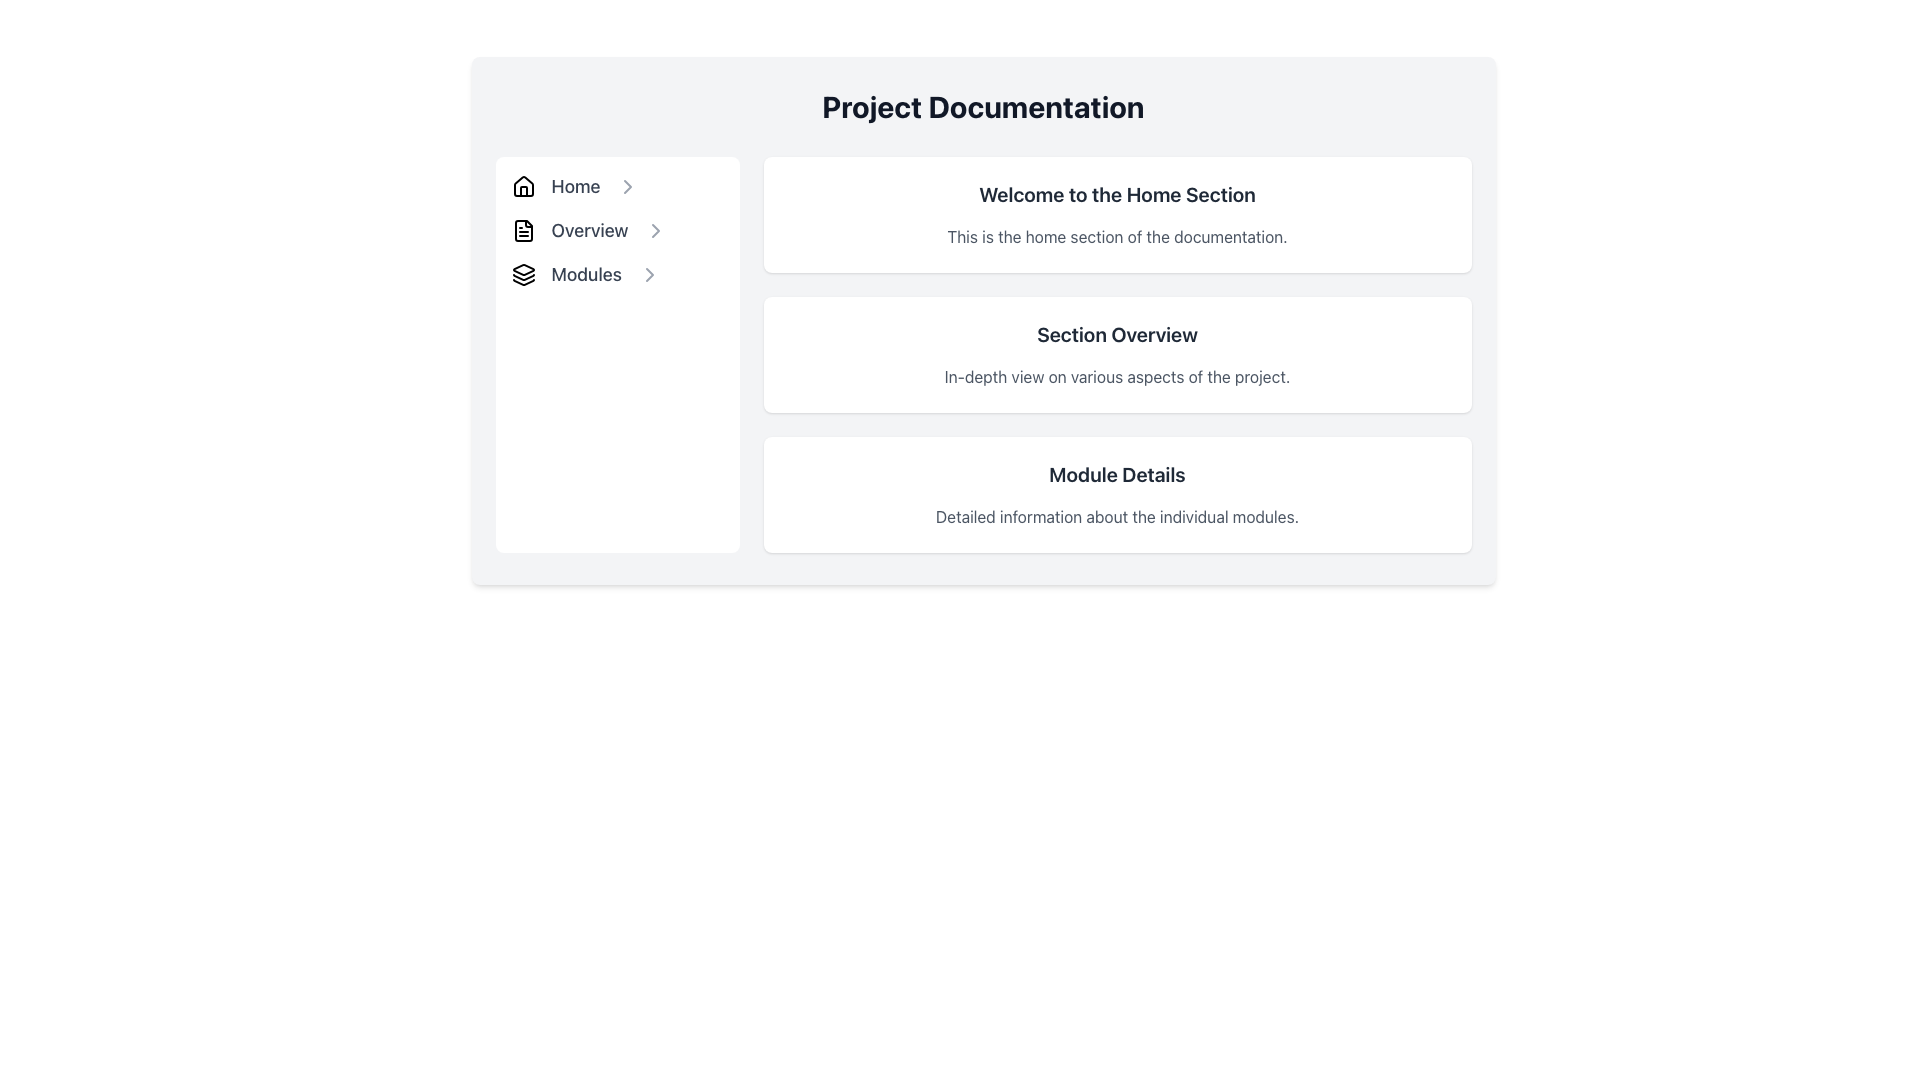 The width and height of the screenshot is (1920, 1080). Describe the element at coordinates (983, 107) in the screenshot. I see `the 'Project Documentation' heading at the top of the page` at that location.